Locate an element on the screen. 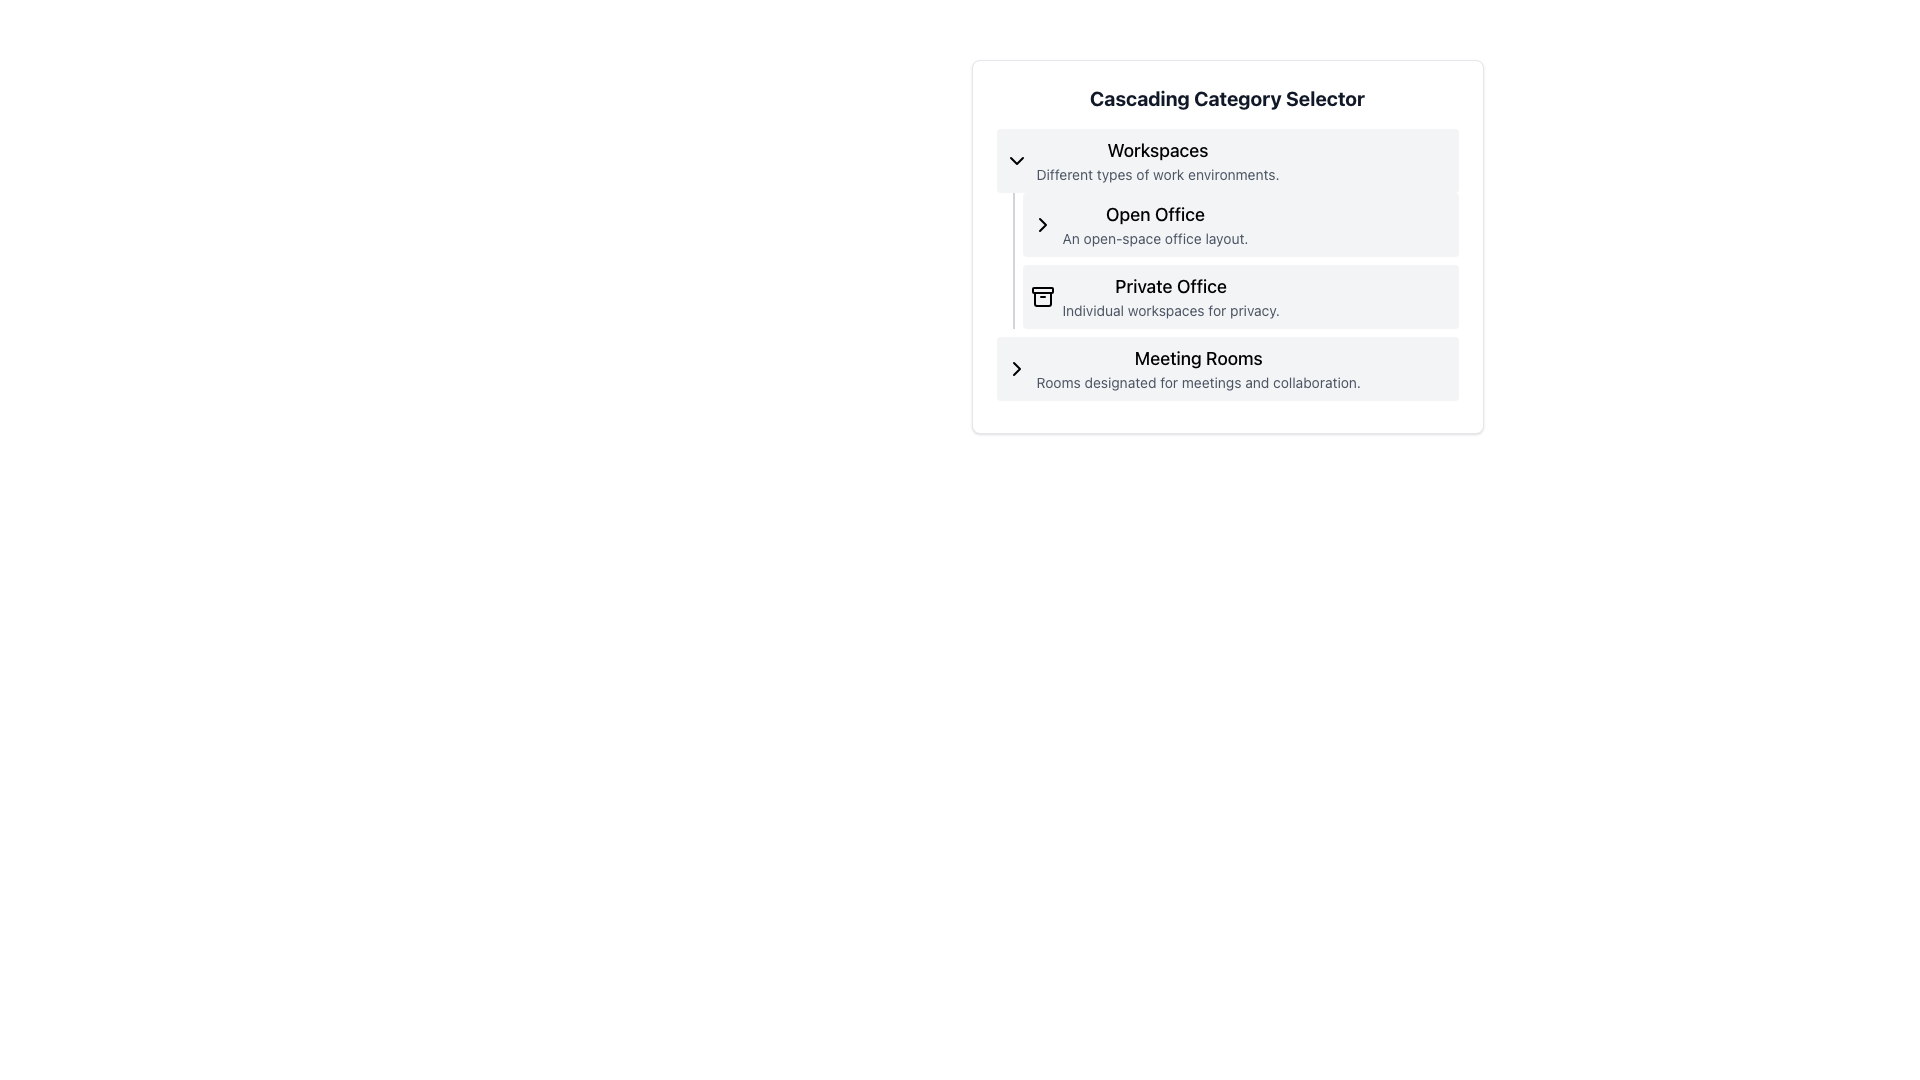 This screenshot has width=1920, height=1080. the first entry in the cascading category selector menu, which provides information about a workspace-related category is located at coordinates (1157, 160).